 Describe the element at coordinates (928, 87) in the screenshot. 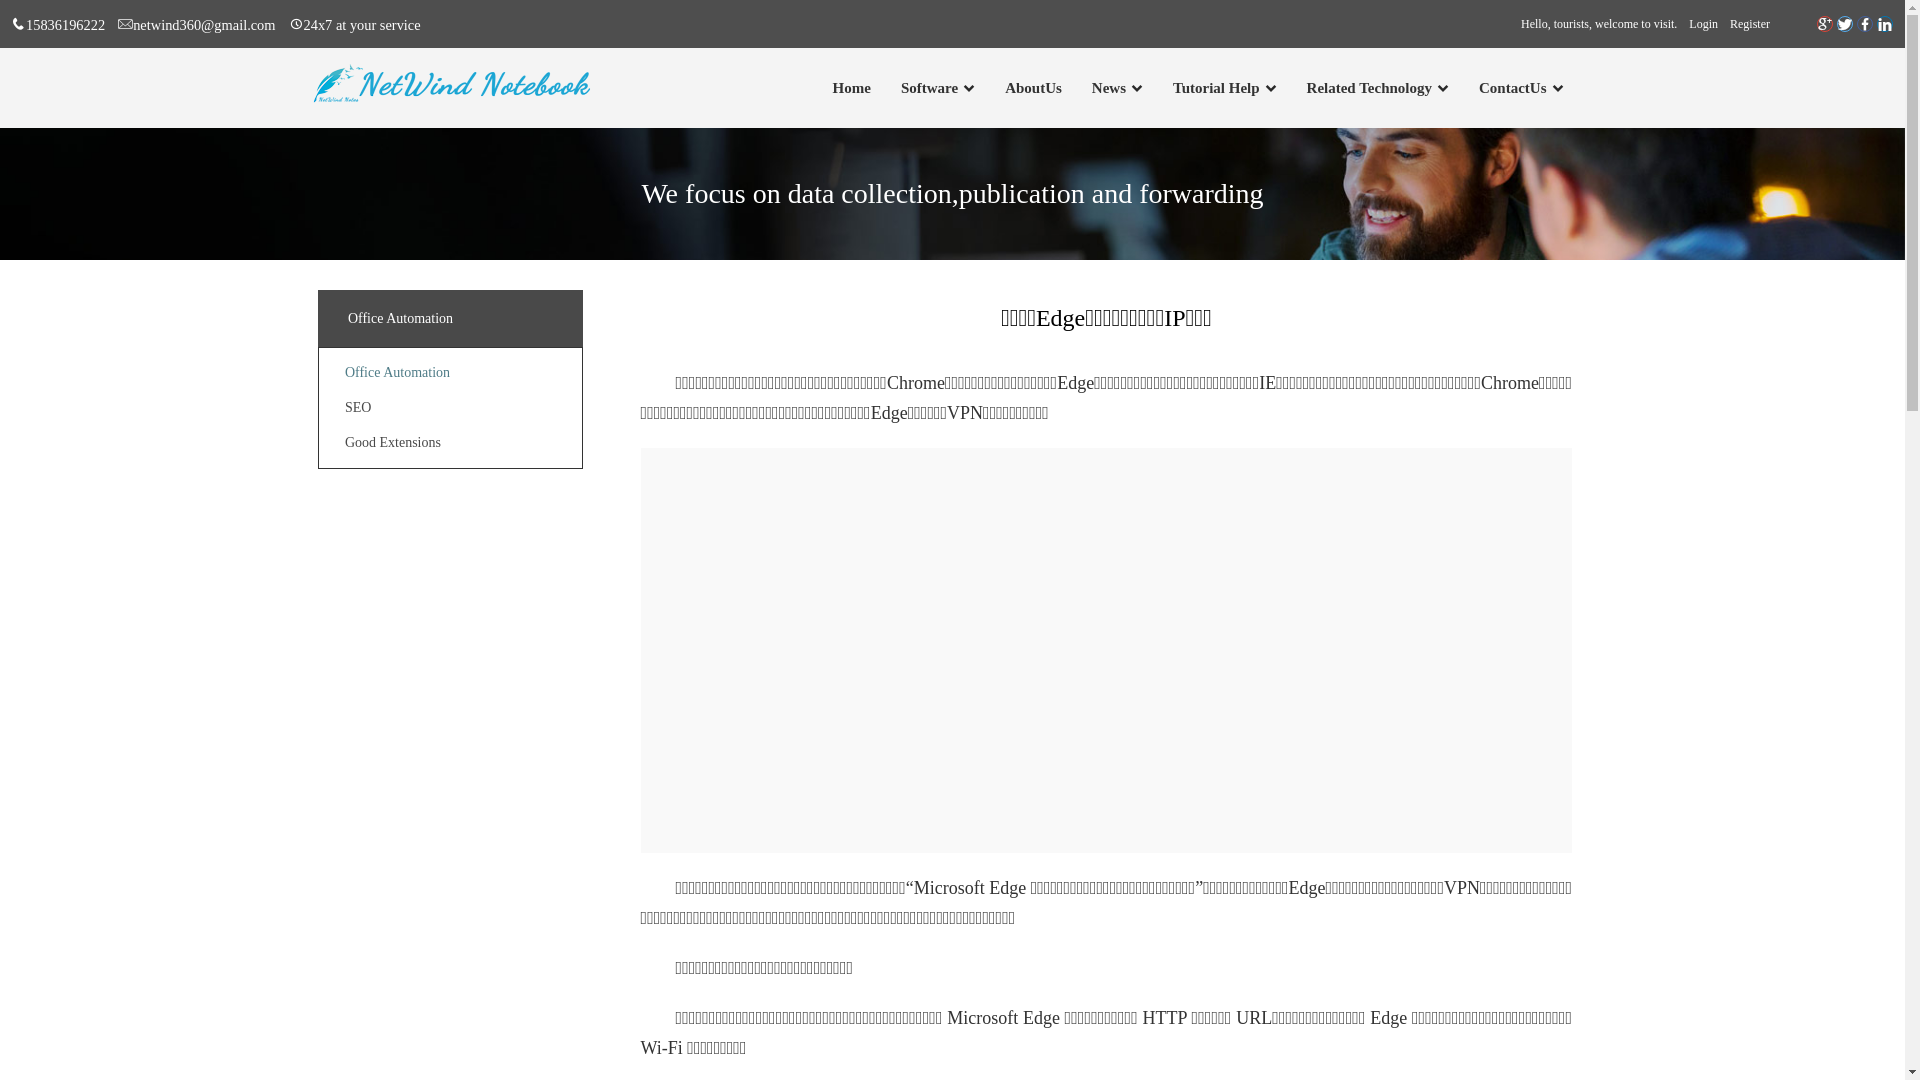

I see `'Software'` at that location.